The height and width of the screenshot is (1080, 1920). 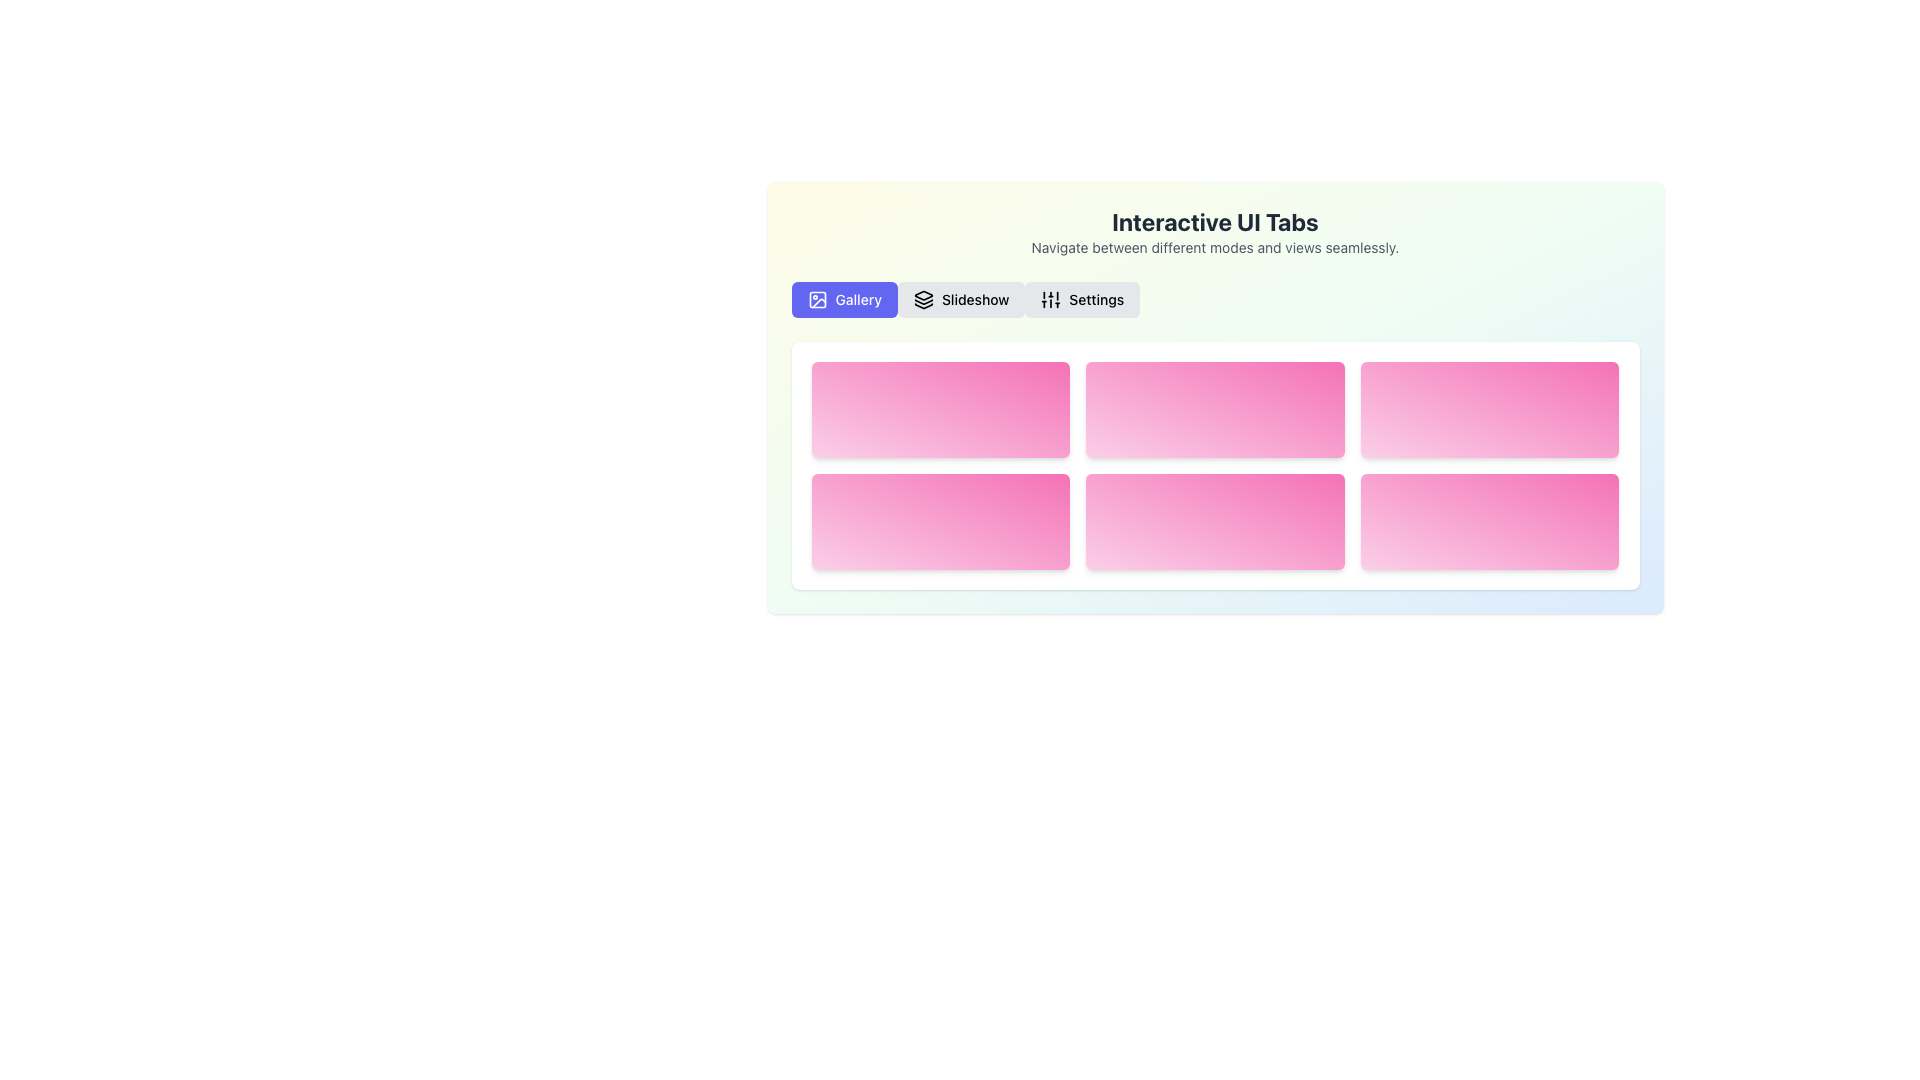 What do you see at coordinates (961, 300) in the screenshot?
I see `the navigation button that switches the interface view to slideshow mode, located at the top center of the interface, between the 'Gallery' and 'Settings' buttons` at bounding box center [961, 300].